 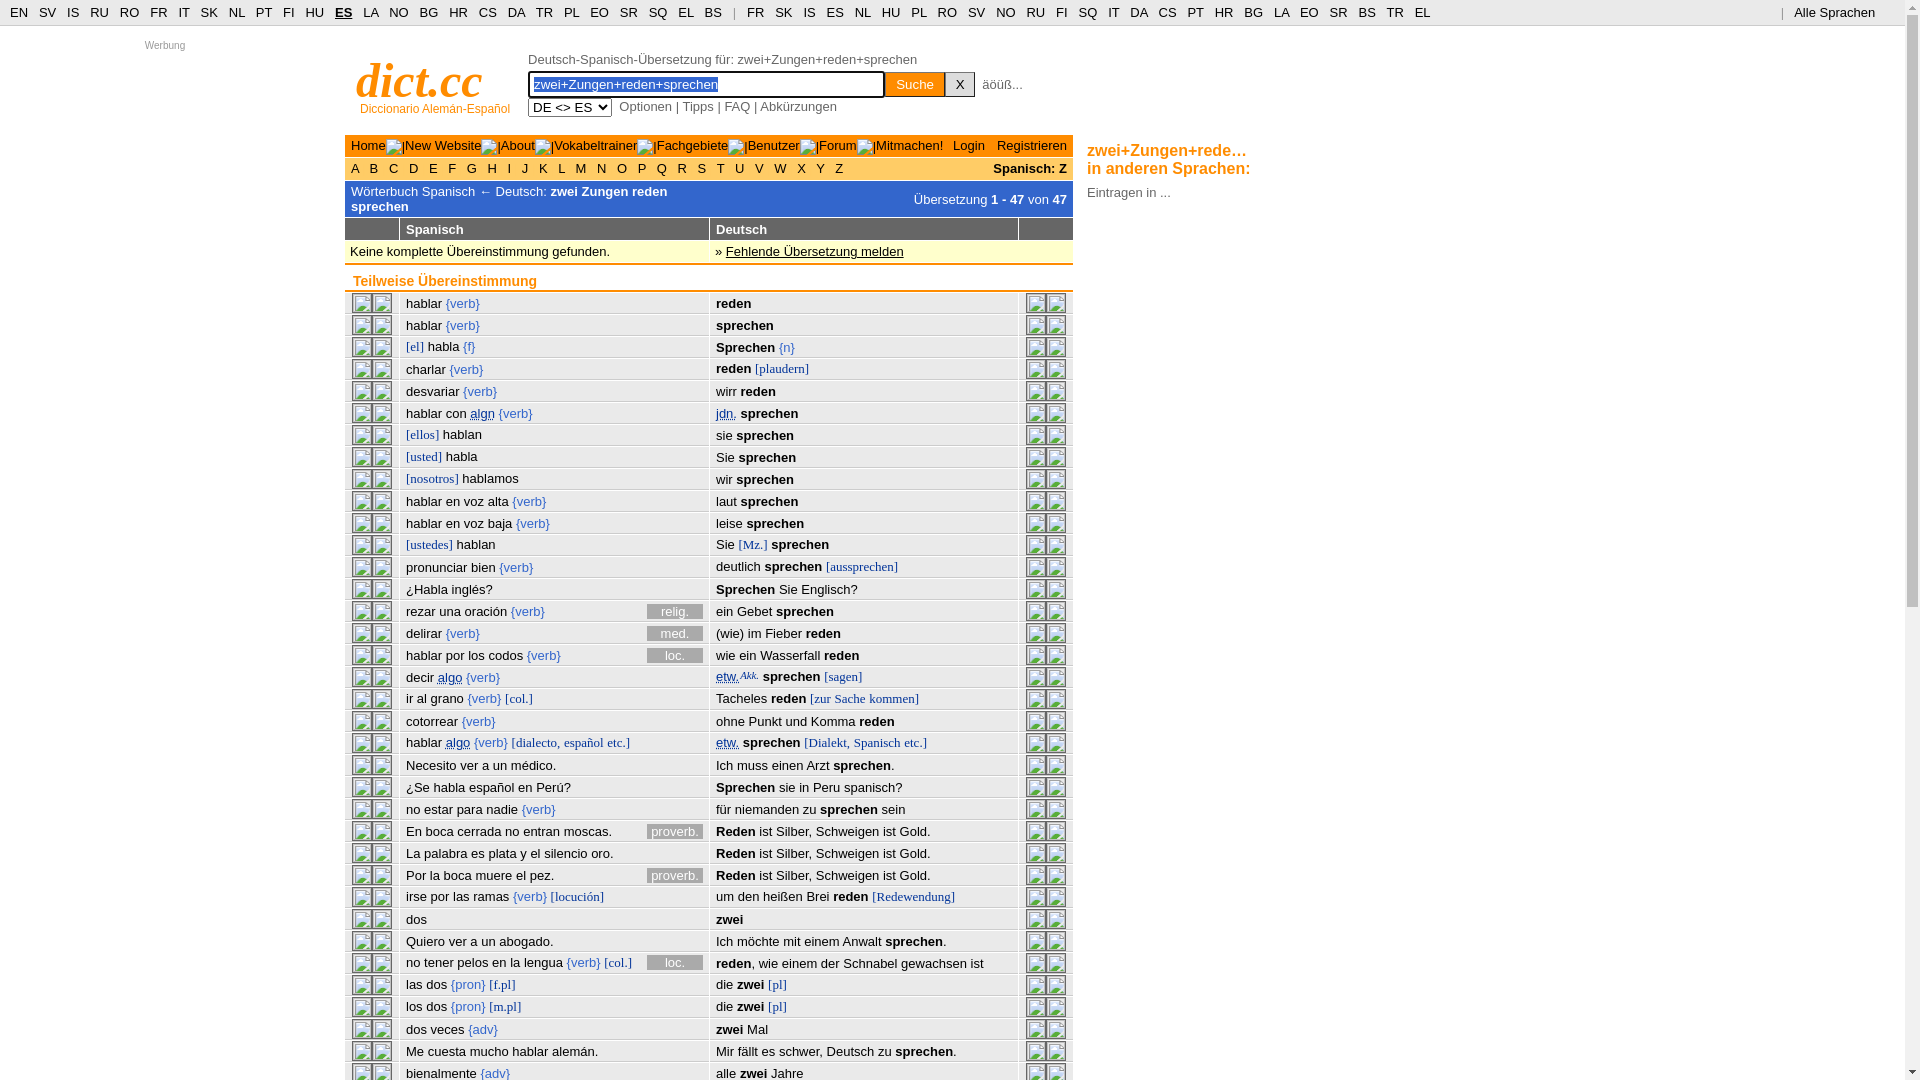 I want to click on 'Sprechen', so click(x=744, y=786).